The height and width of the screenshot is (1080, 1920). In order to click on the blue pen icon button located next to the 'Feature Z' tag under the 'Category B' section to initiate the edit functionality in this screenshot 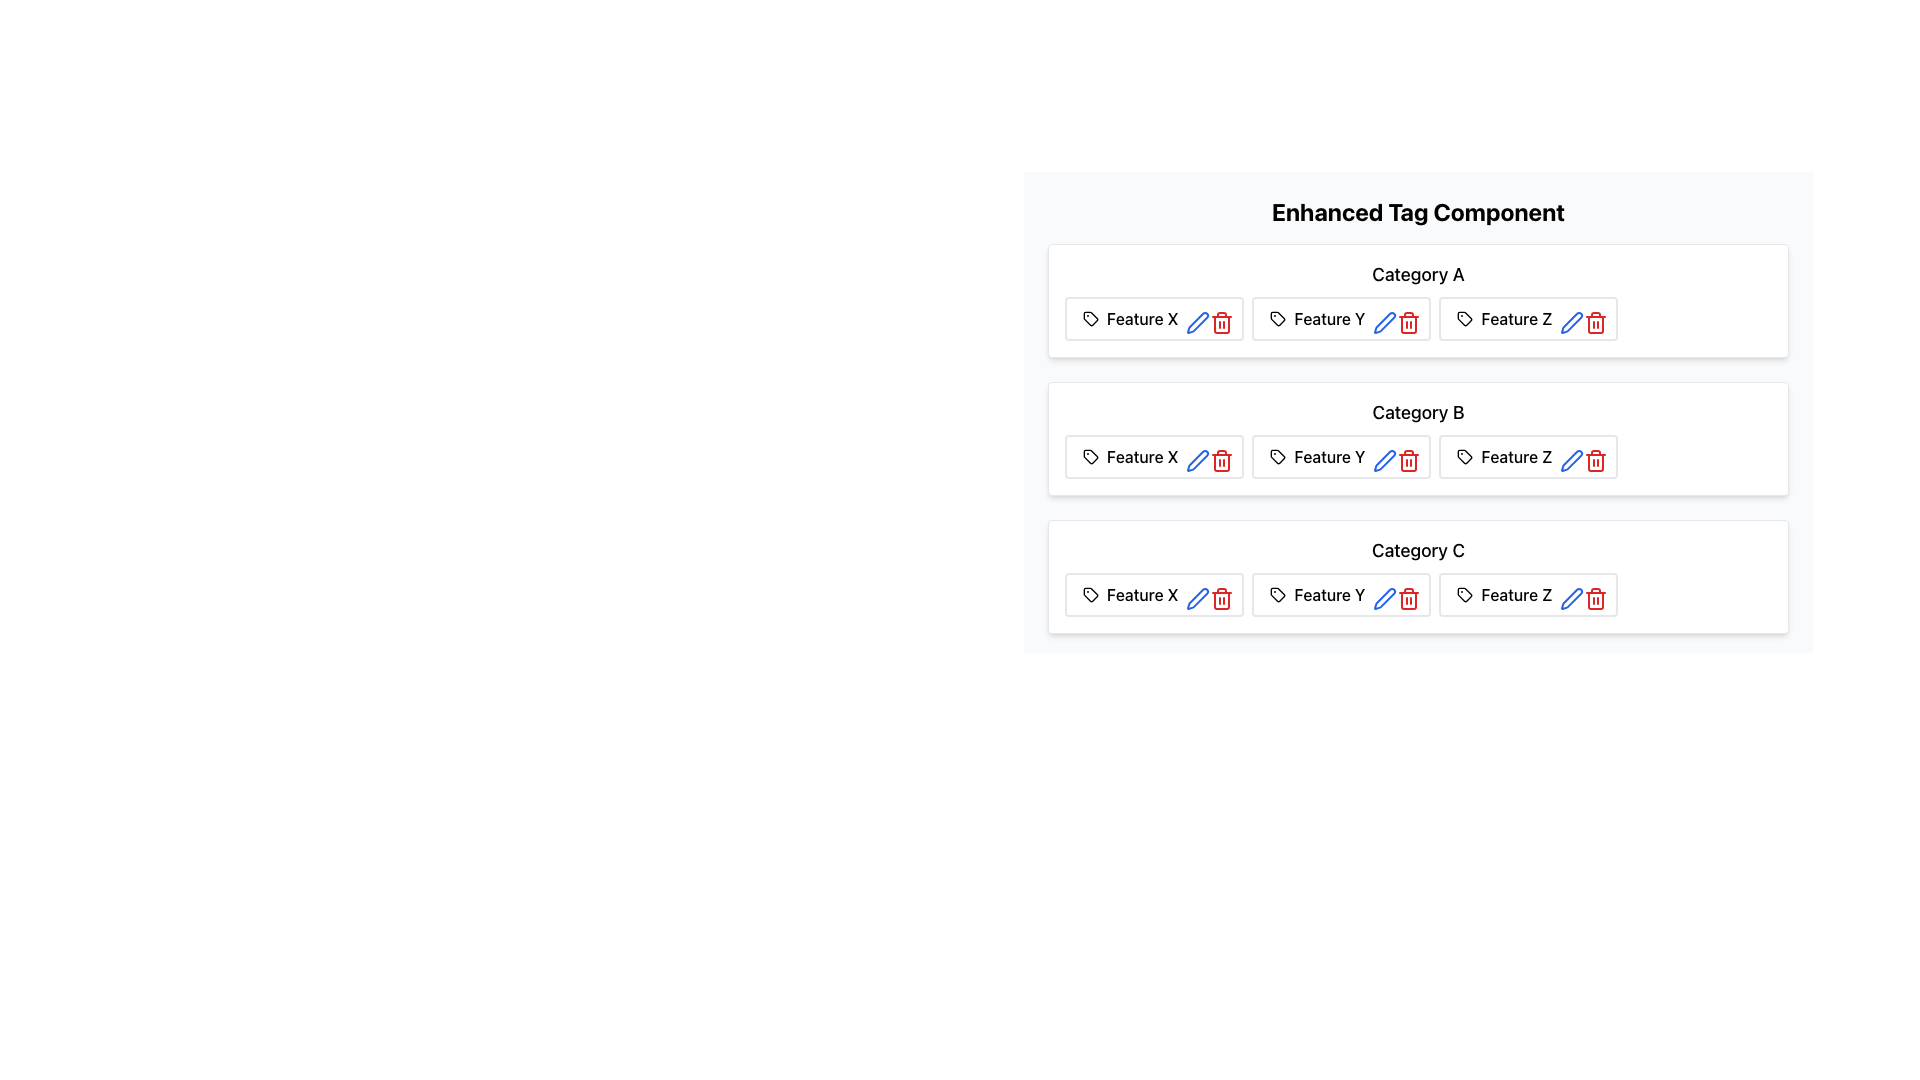, I will do `click(1571, 597)`.